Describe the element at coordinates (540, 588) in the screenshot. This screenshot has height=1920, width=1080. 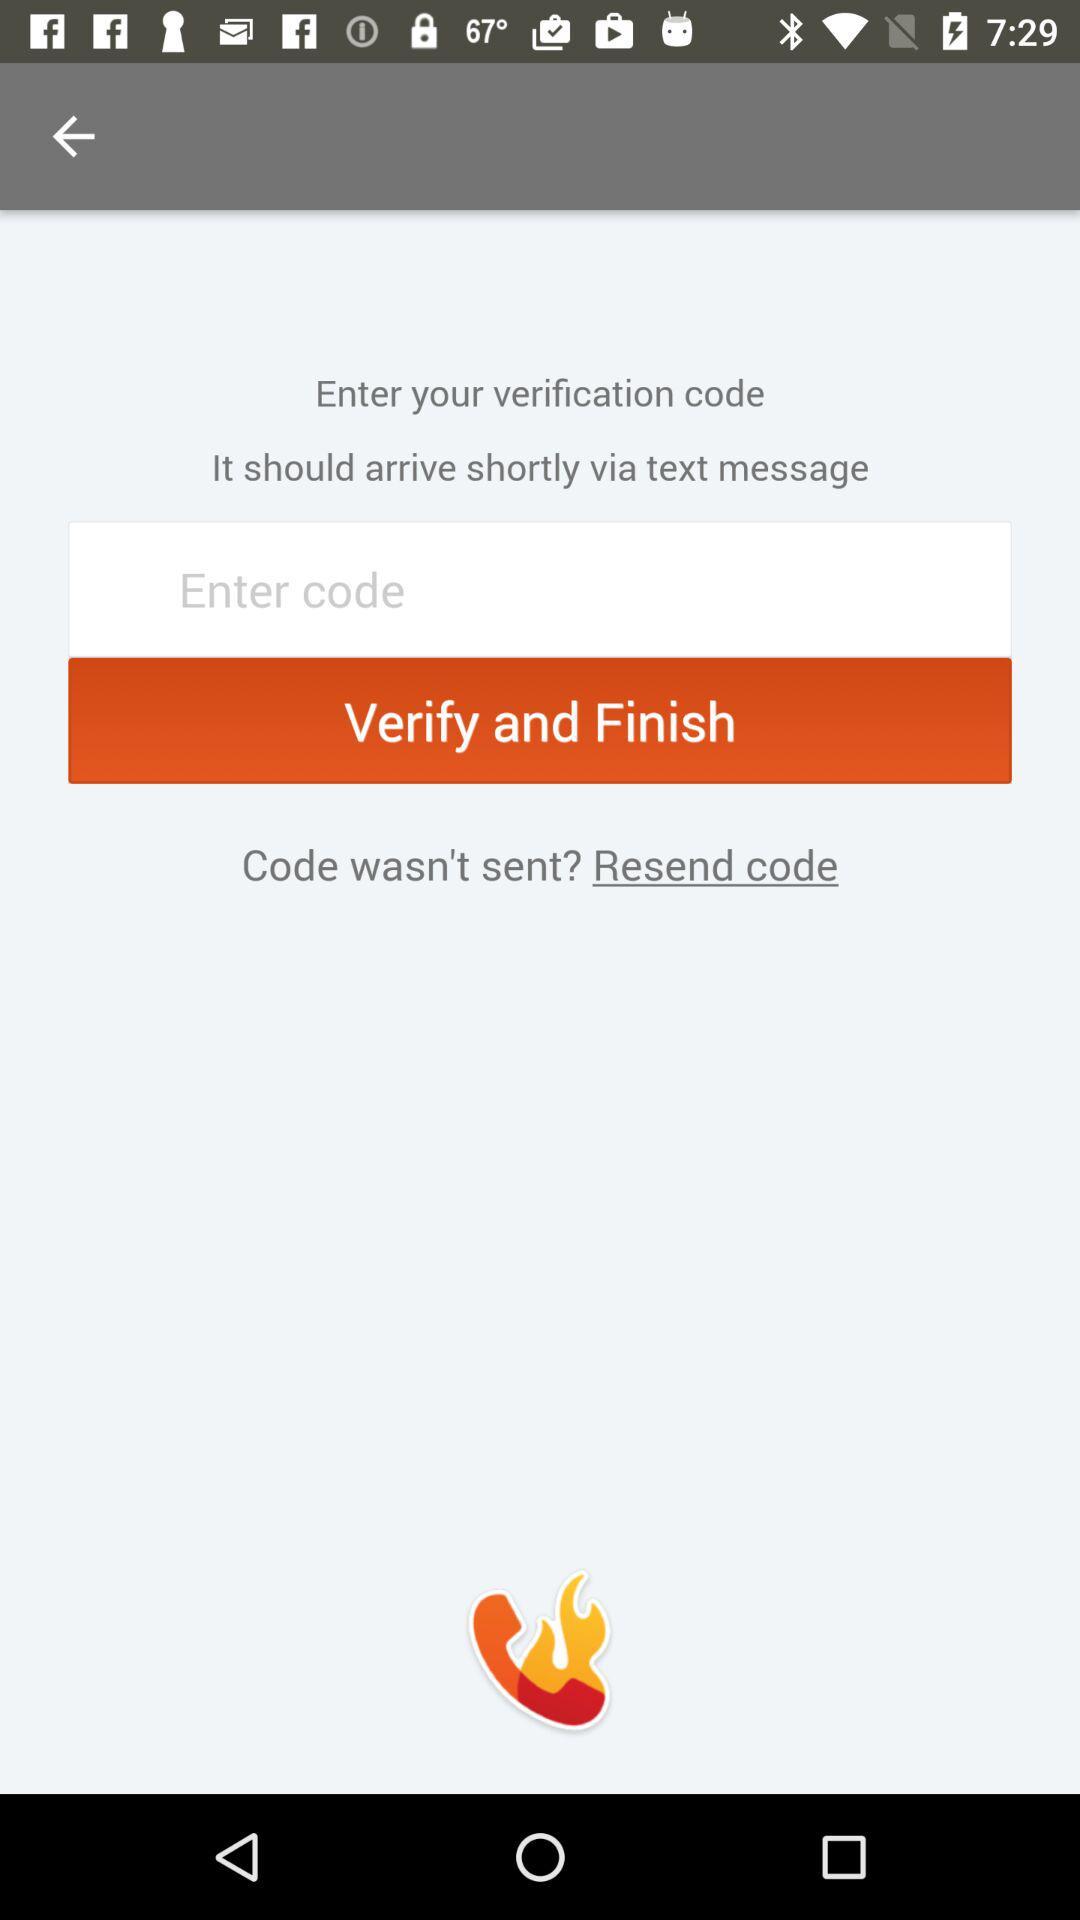
I see `icon below the it should arrive` at that location.